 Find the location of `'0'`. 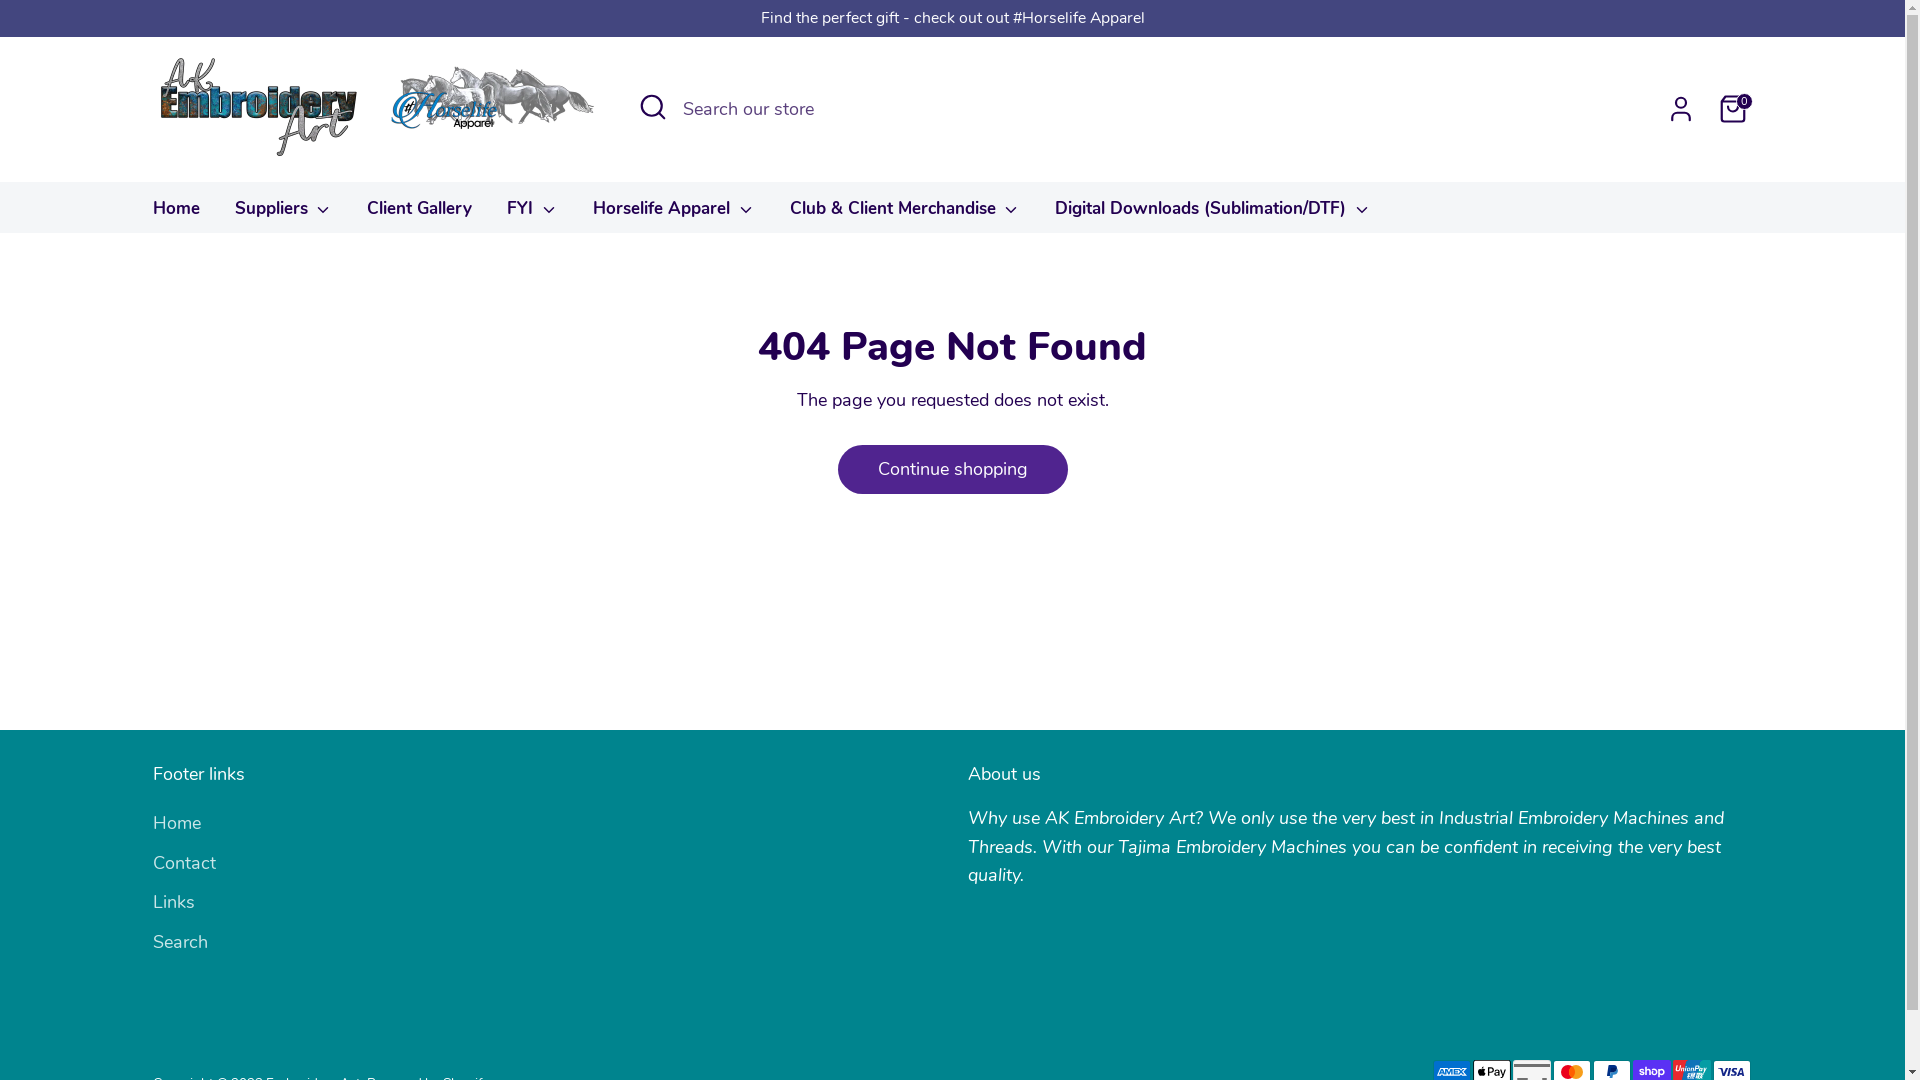

'0' is located at coordinates (1731, 108).